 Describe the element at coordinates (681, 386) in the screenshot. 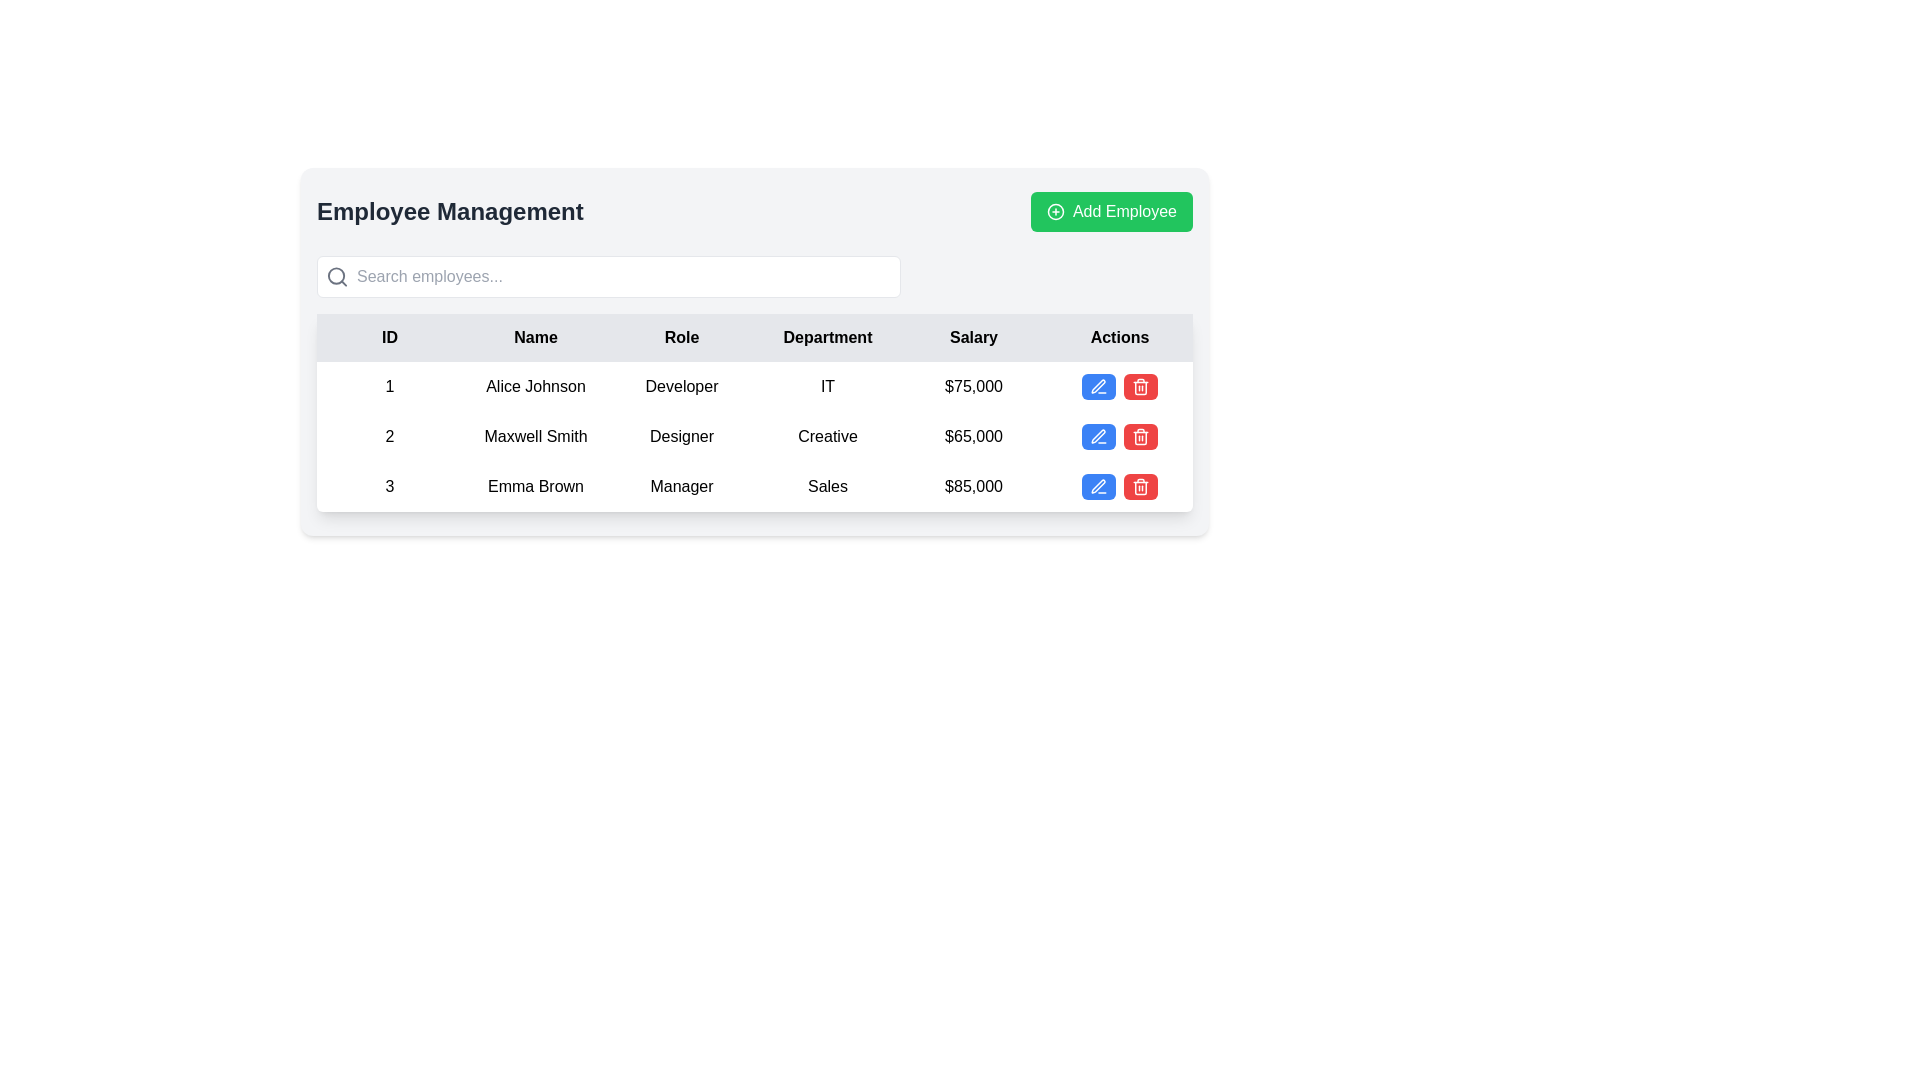

I see `the static text element labeled 'Developer' located in the third column of the first row of the employee details grid table layout, positioned between the 'Name' and 'Department' columns` at that location.